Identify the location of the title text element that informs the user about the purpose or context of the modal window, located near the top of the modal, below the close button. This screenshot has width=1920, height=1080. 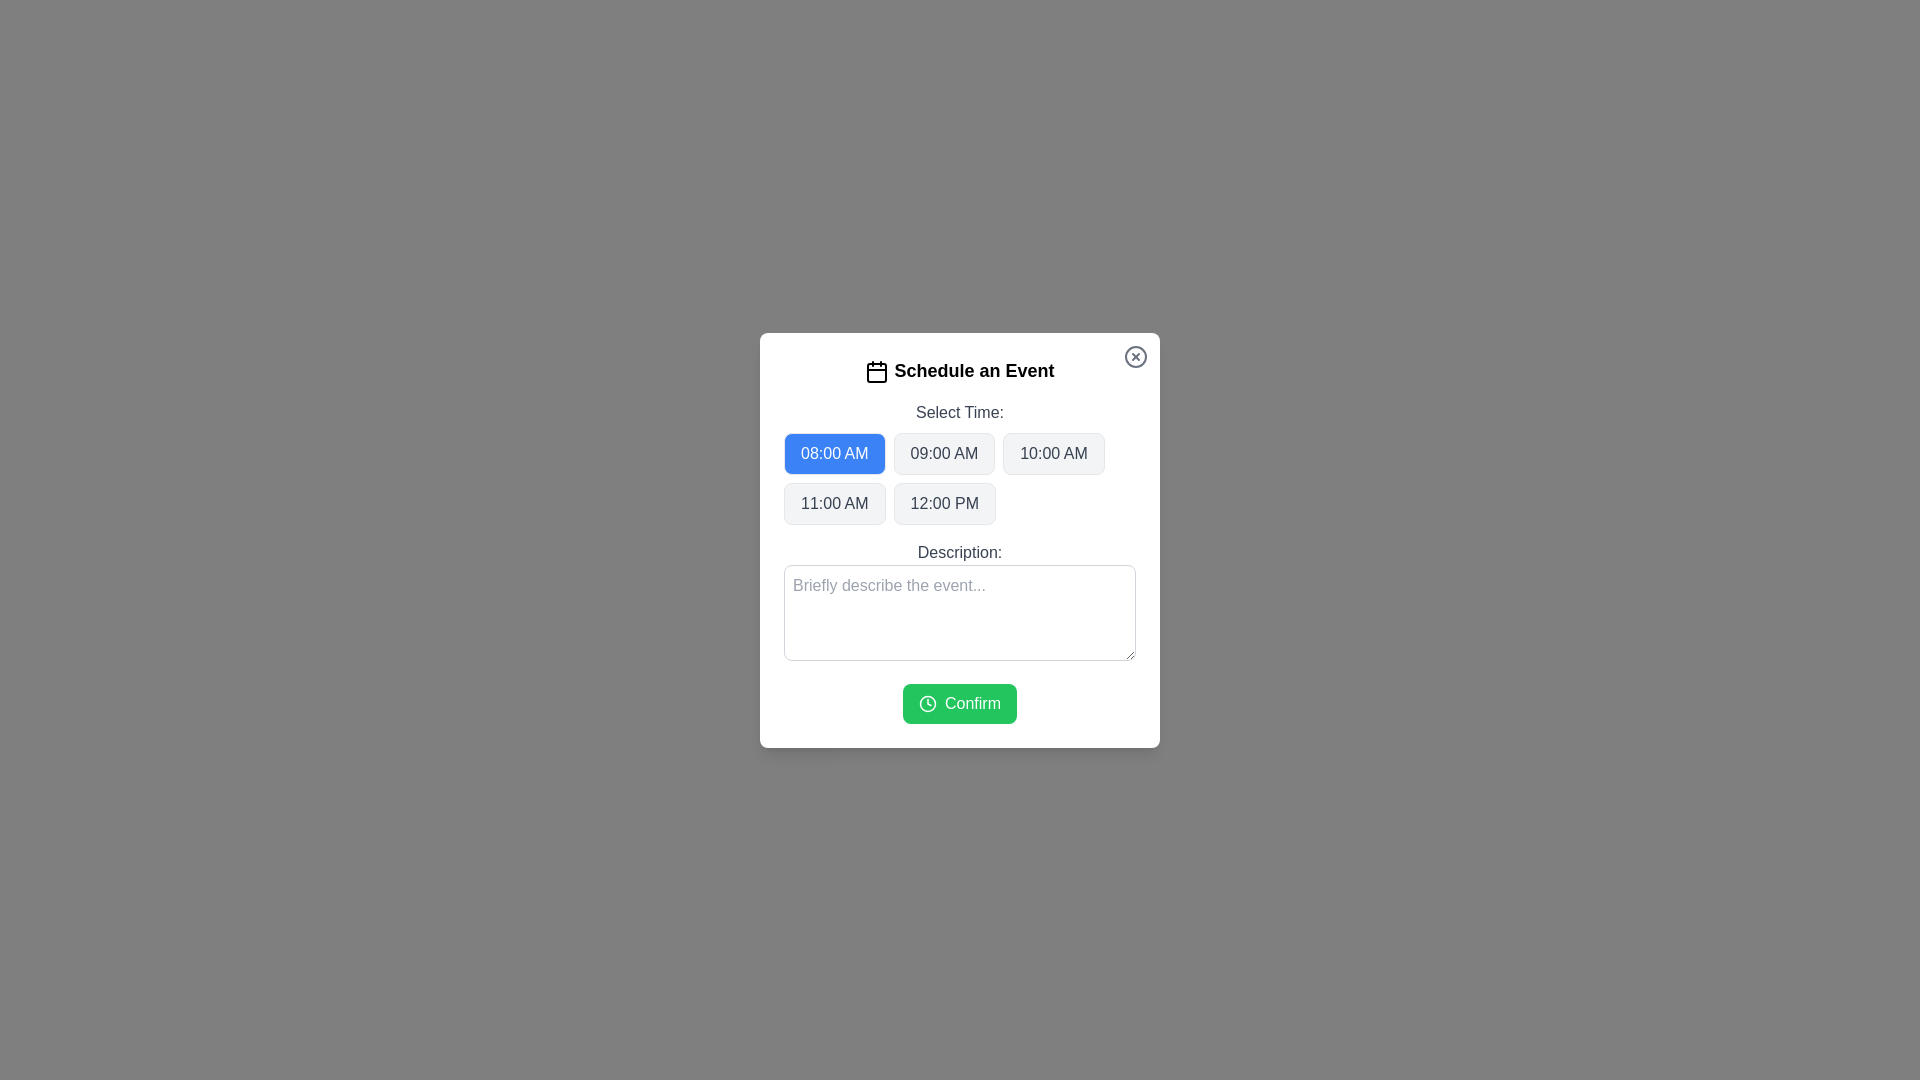
(960, 370).